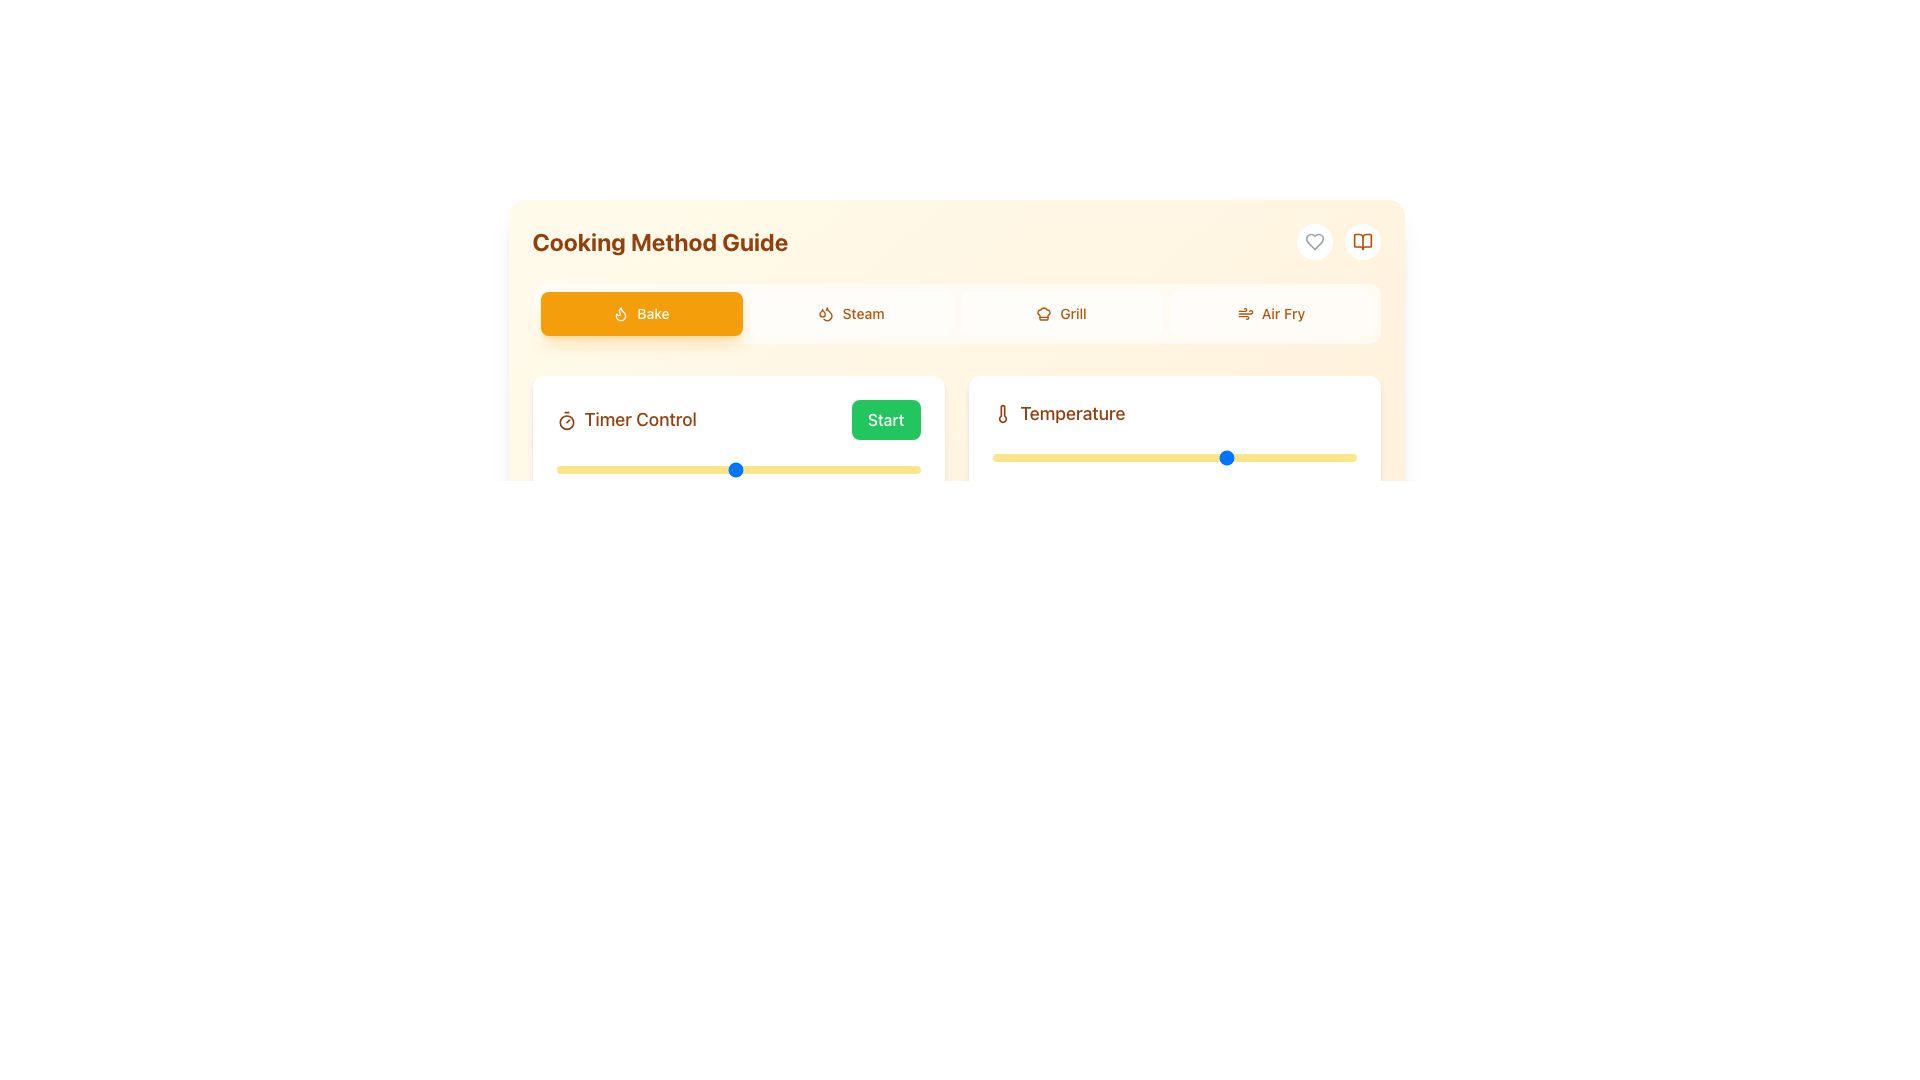 The height and width of the screenshot is (1080, 1920). Describe the element at coordinates (1244, 313) in the screenshot. I see `the iconographic visual element that indicates the 'Air Fry' cooking method, located to the left of the 'Air Fry' text label in the fourth button from the left in the cooking method options row` at that location.